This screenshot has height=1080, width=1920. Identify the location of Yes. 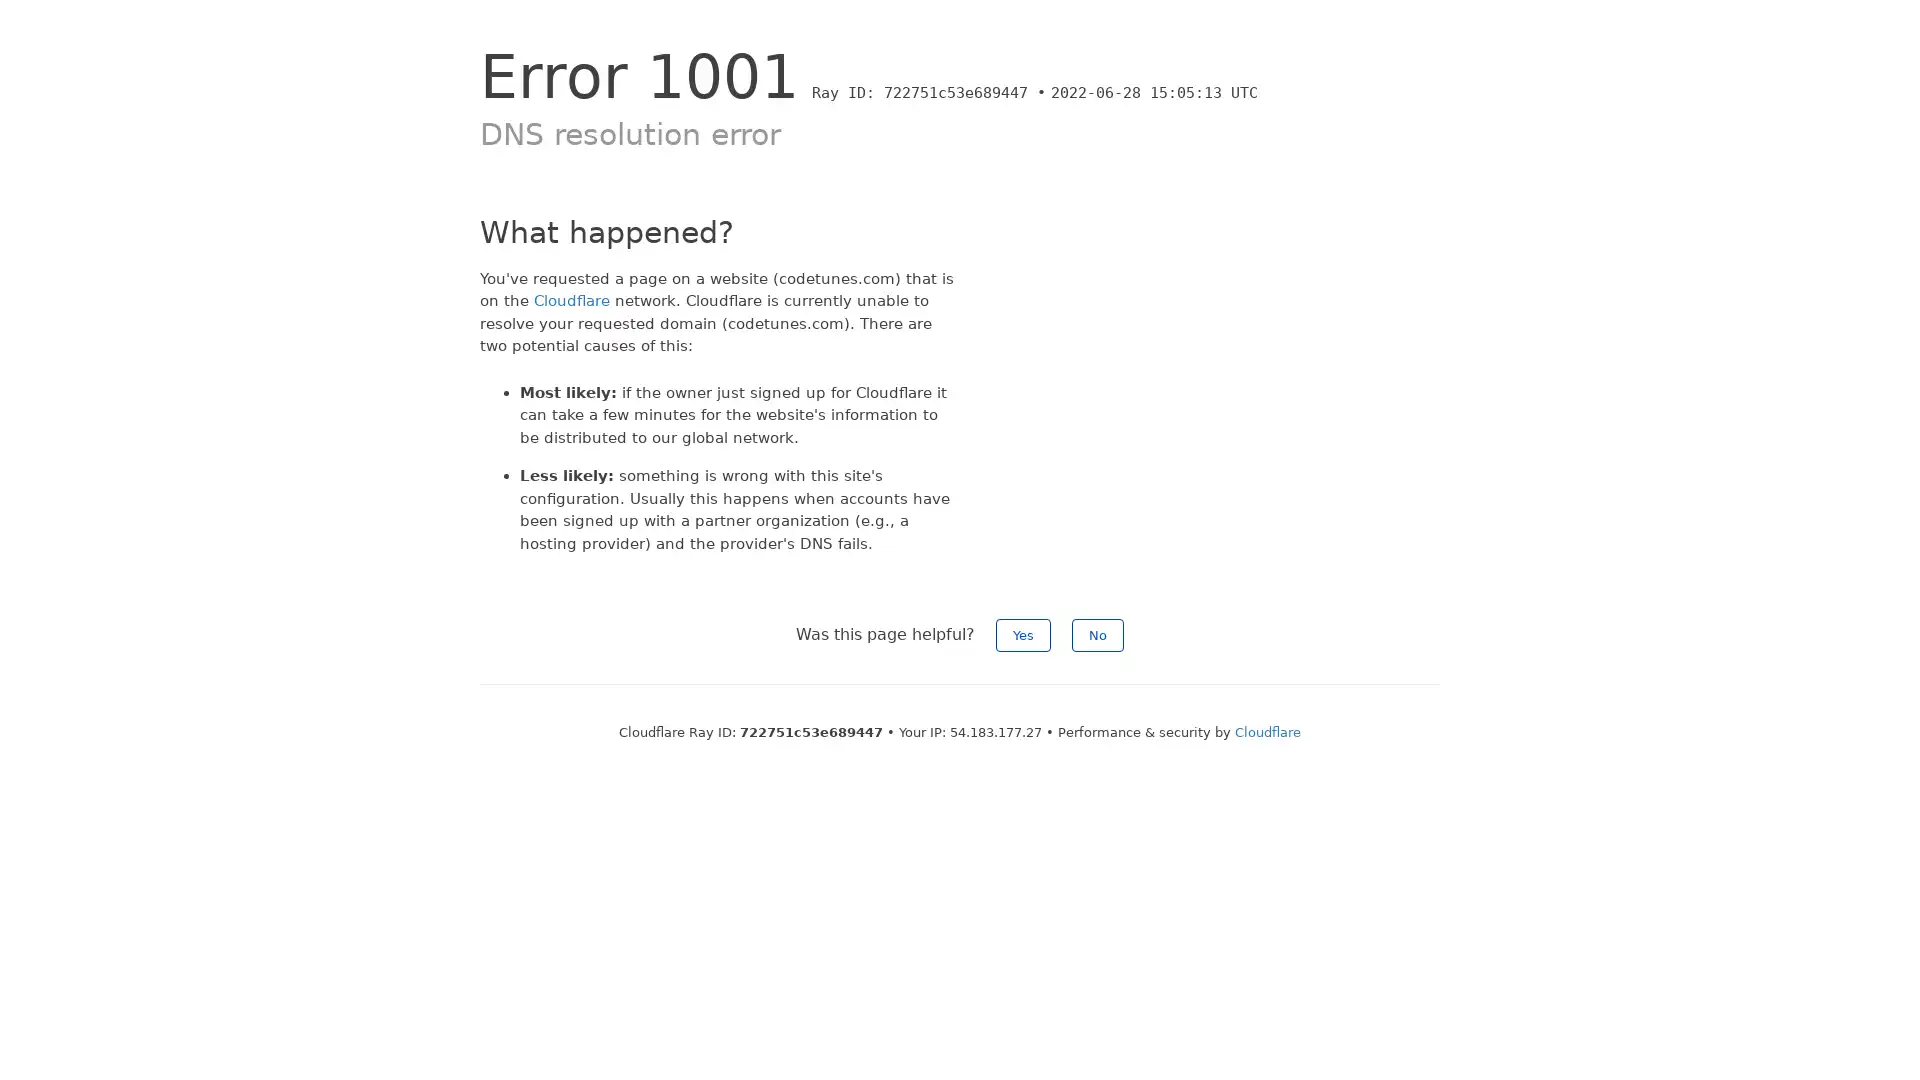
(1023, 635).